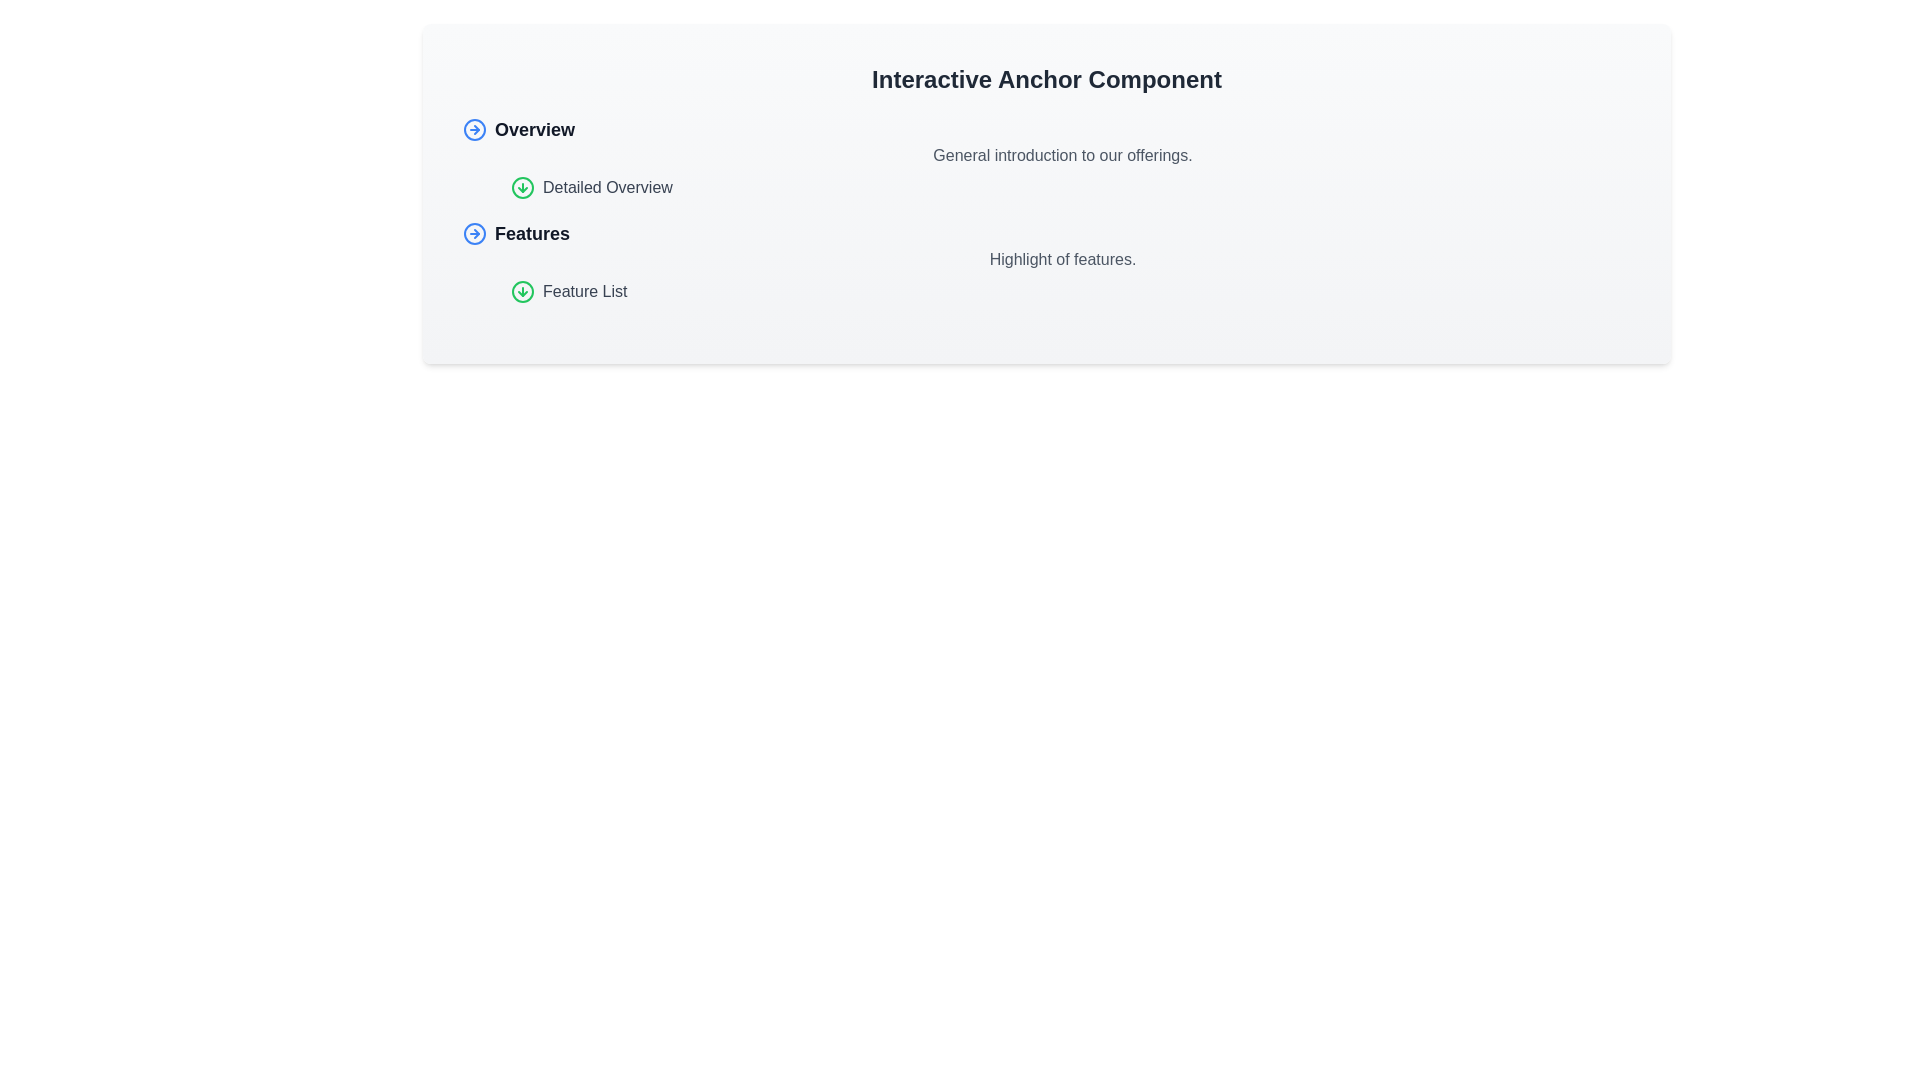 The image size is (1920, 1080). I want to click on the clickable hyperlink located between the 'Overview' and 'Feature List' links to observe a visual change in text color, so click(532, 233).